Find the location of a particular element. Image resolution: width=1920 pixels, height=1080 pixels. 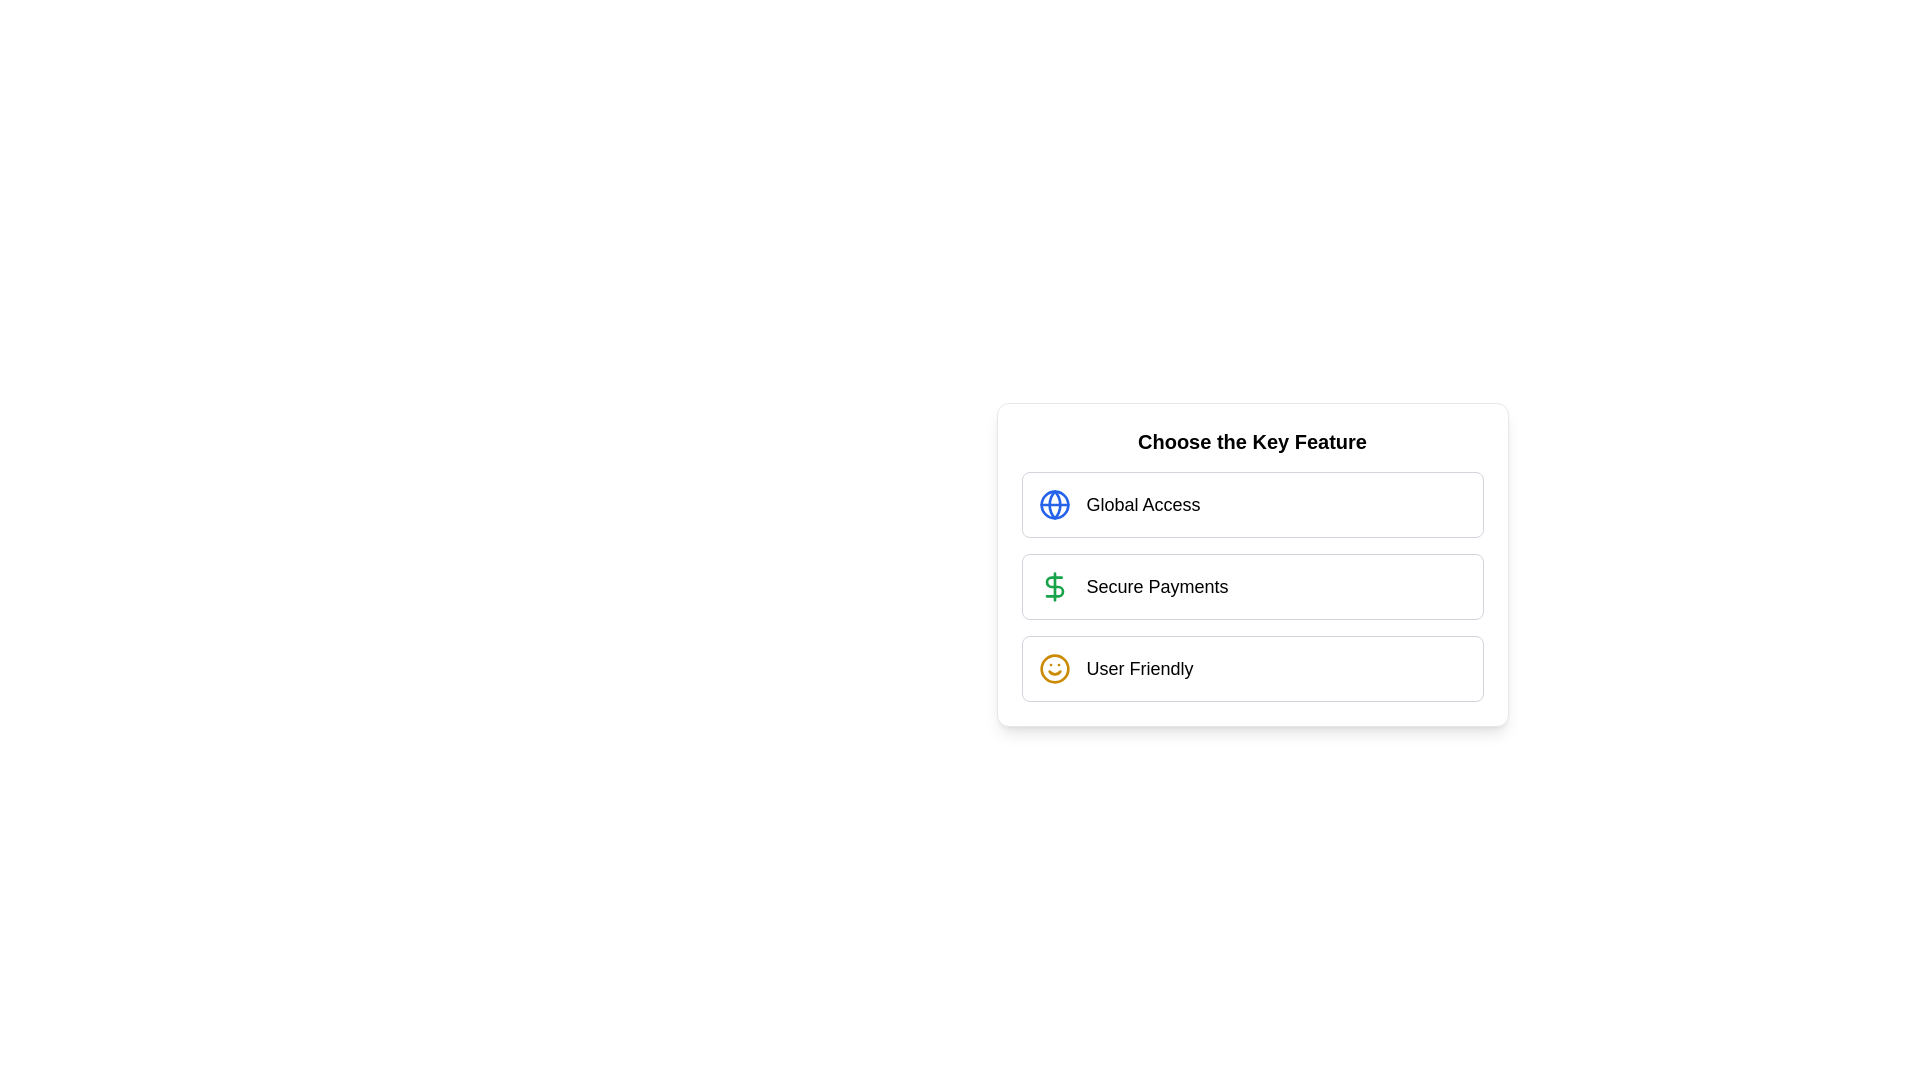

the circular smiley face icon located to the left of 'User Friendly' in the third item of the vertical list under 'Choose the Key Feature.' is located at coordinates (1053, 668).